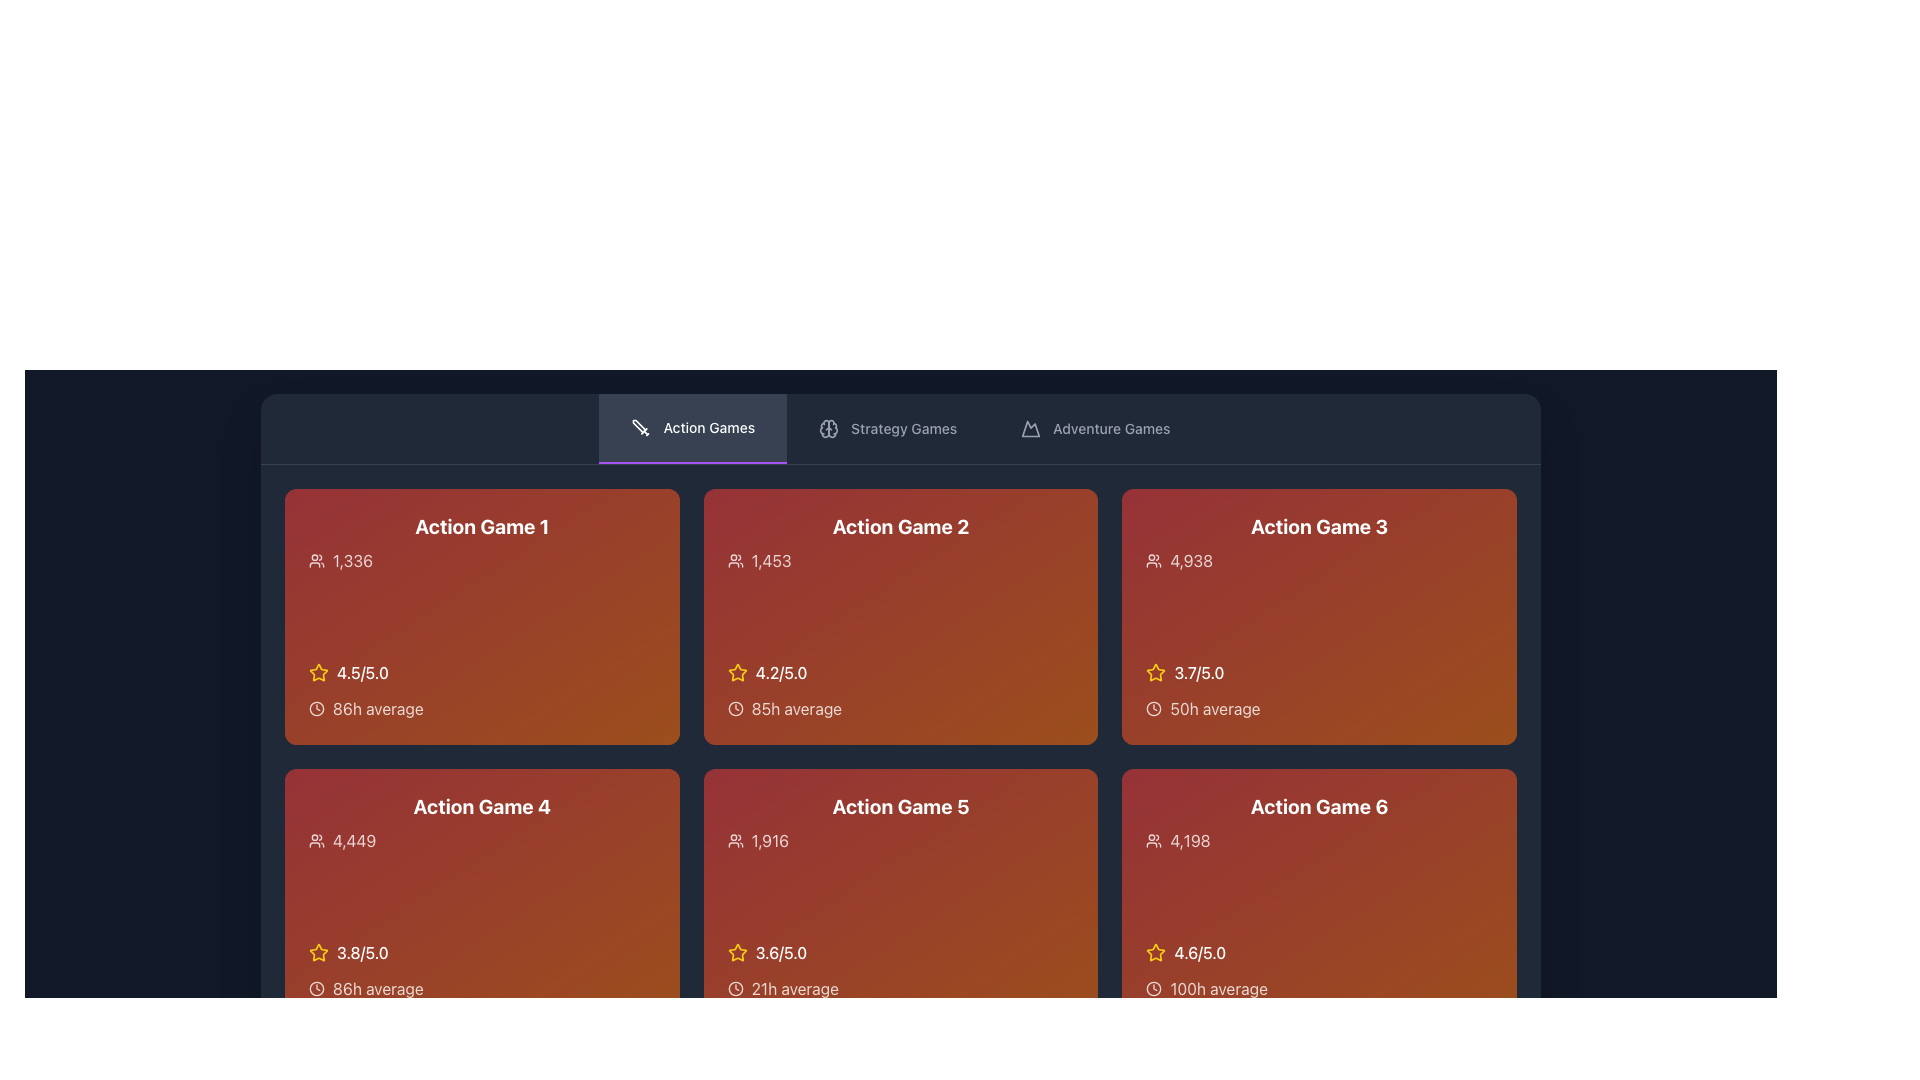 The height and width of the screenshot is (1080, 1920). Describe the element at coordinates (1154, 987) in the screenshot. I see `outline of the circular SVG graphic element representing the outer rim of the clock icon, located in the bottom-right section of the interface` at that location.